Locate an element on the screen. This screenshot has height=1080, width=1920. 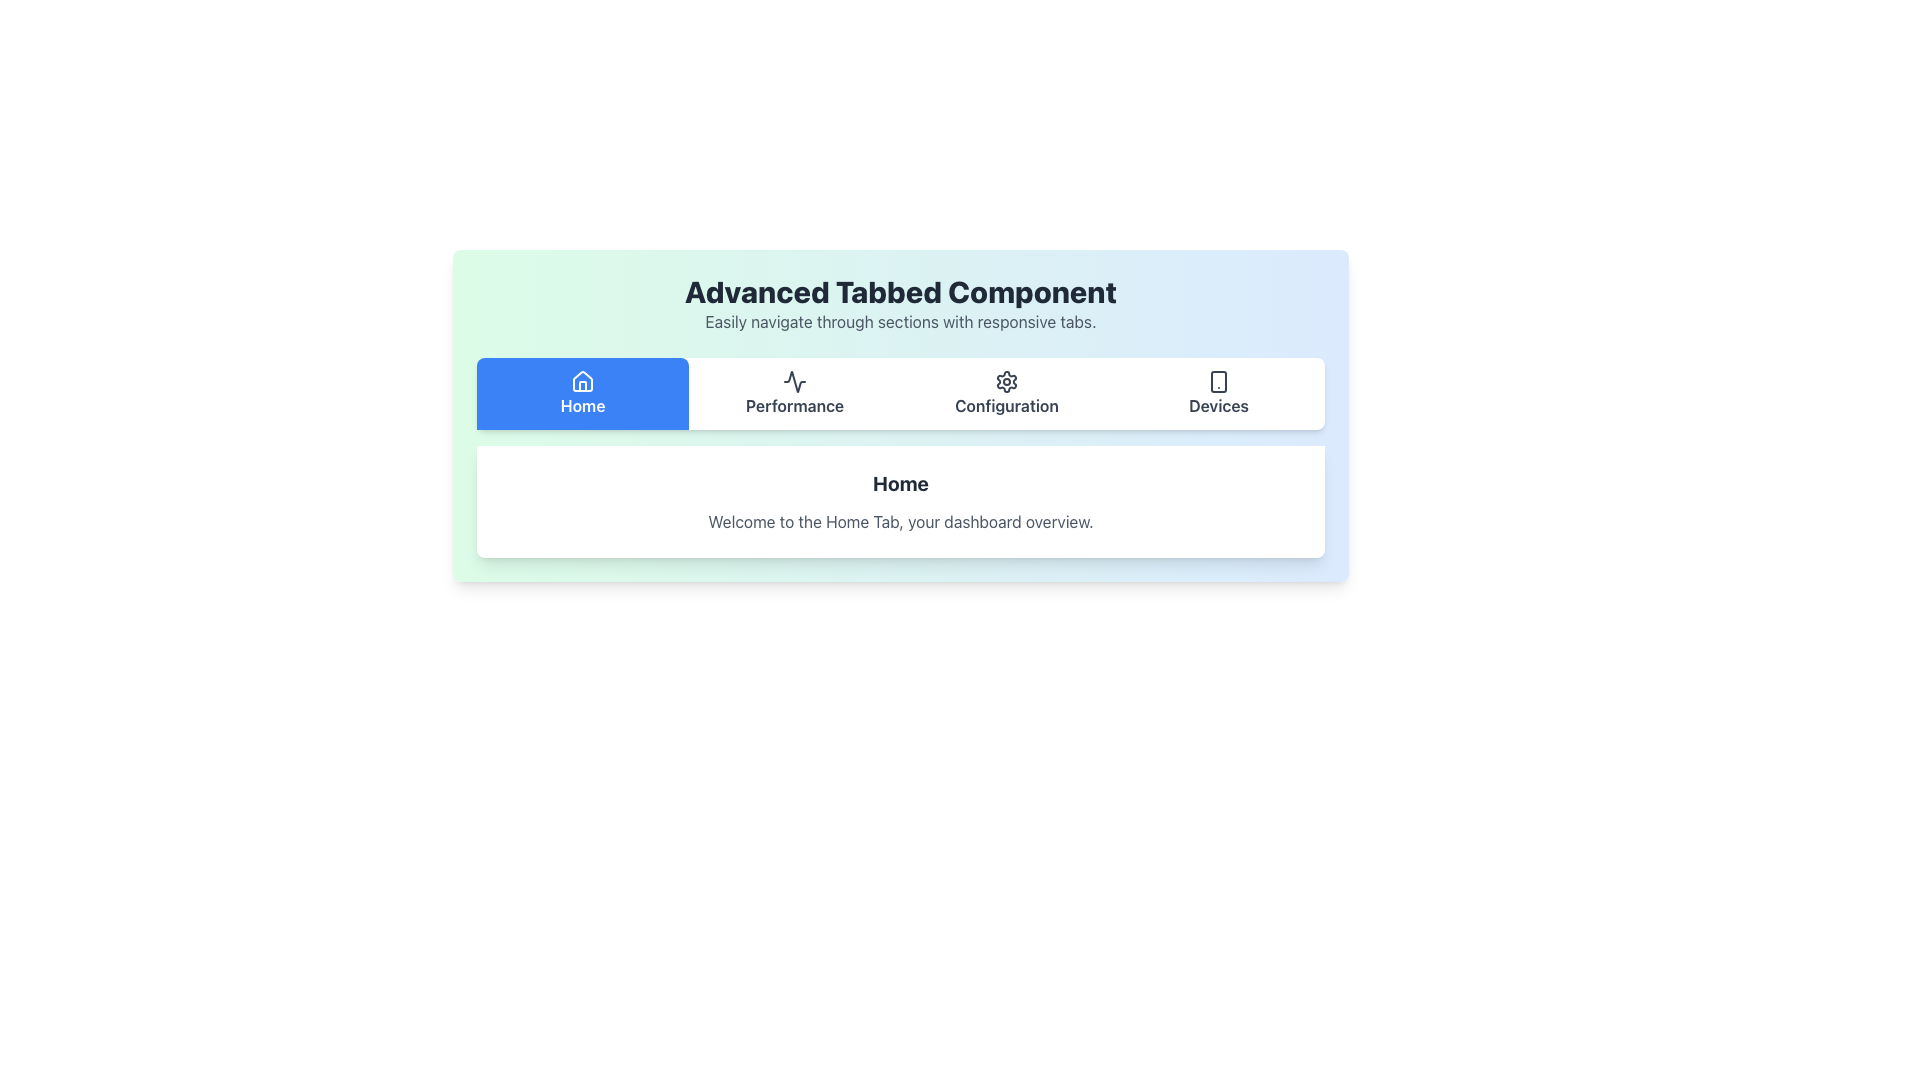
the 'Home' text label, which is displayed in white font on a blue background, located in the top-left navigation bar, below the house icon, to gather navigation cues is located at coordinates (581, 405).